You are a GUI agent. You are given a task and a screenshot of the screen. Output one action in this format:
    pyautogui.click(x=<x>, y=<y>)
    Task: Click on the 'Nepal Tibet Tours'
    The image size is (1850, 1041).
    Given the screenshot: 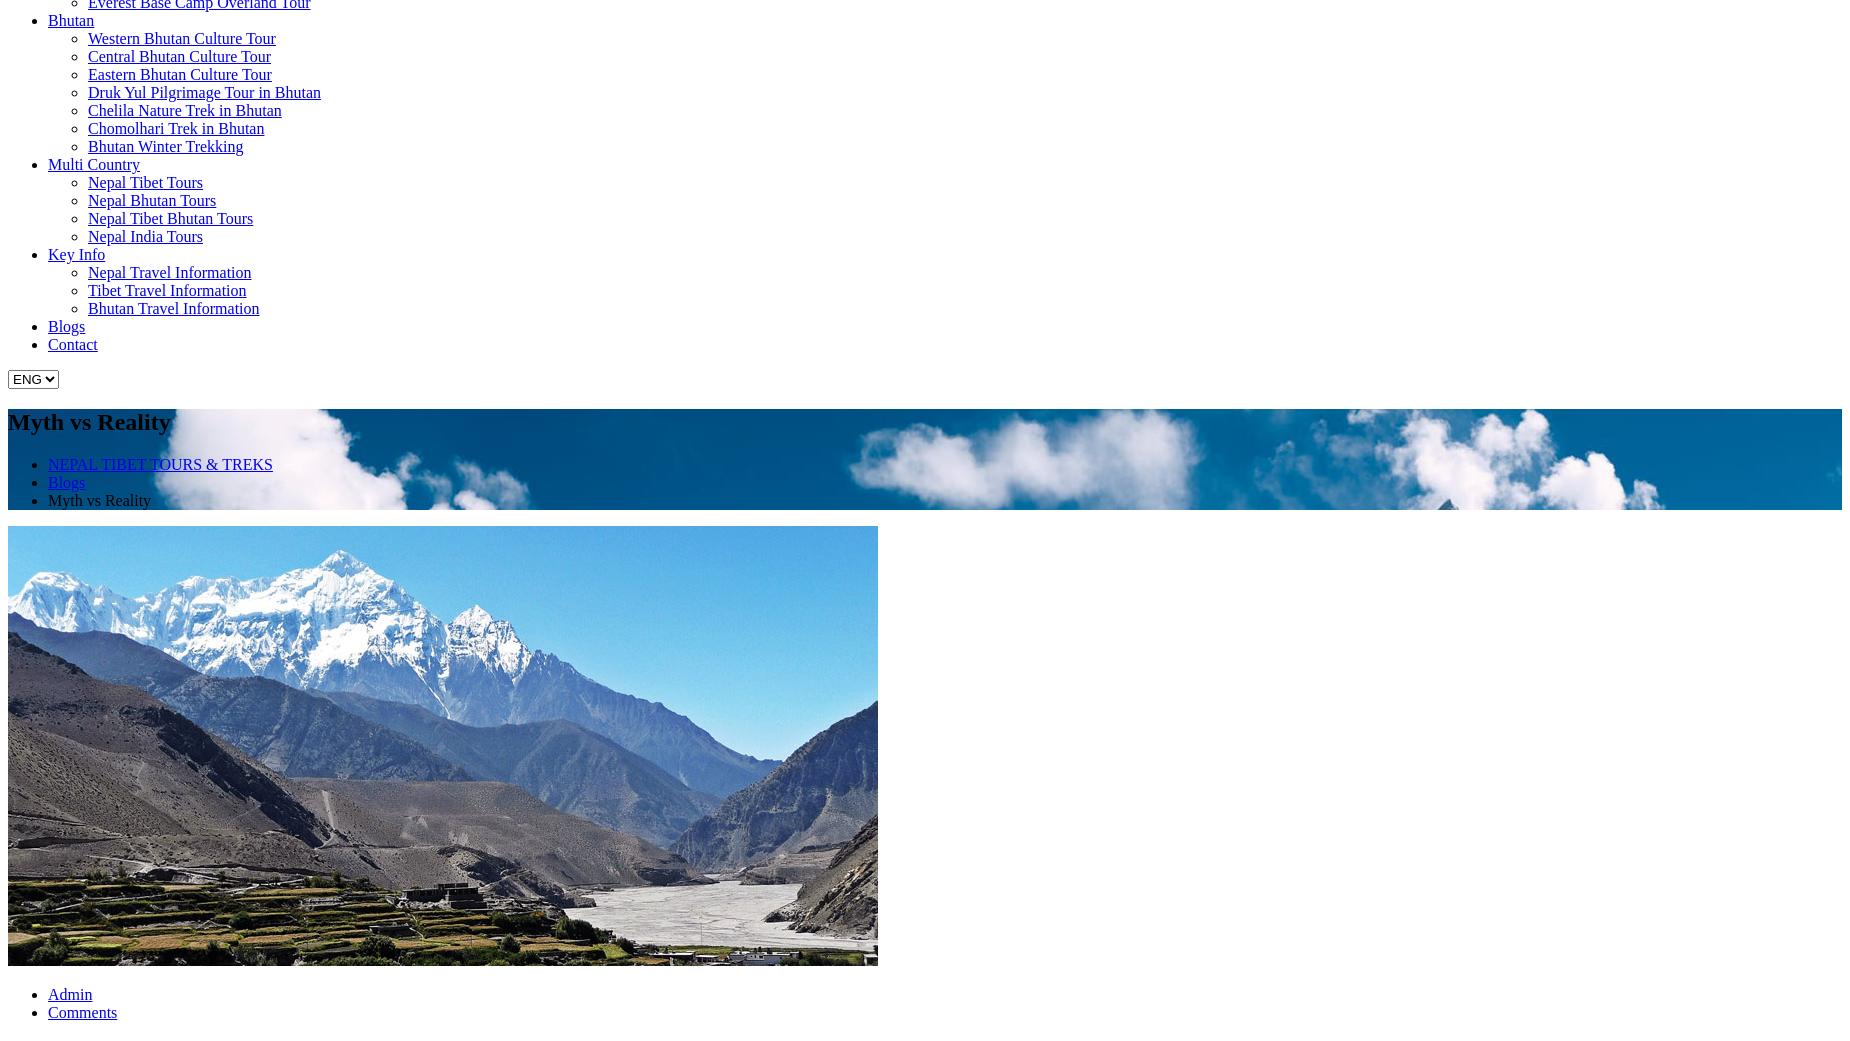 What is the action you would take?
    pyautogui.click(x=144, y=182)
    